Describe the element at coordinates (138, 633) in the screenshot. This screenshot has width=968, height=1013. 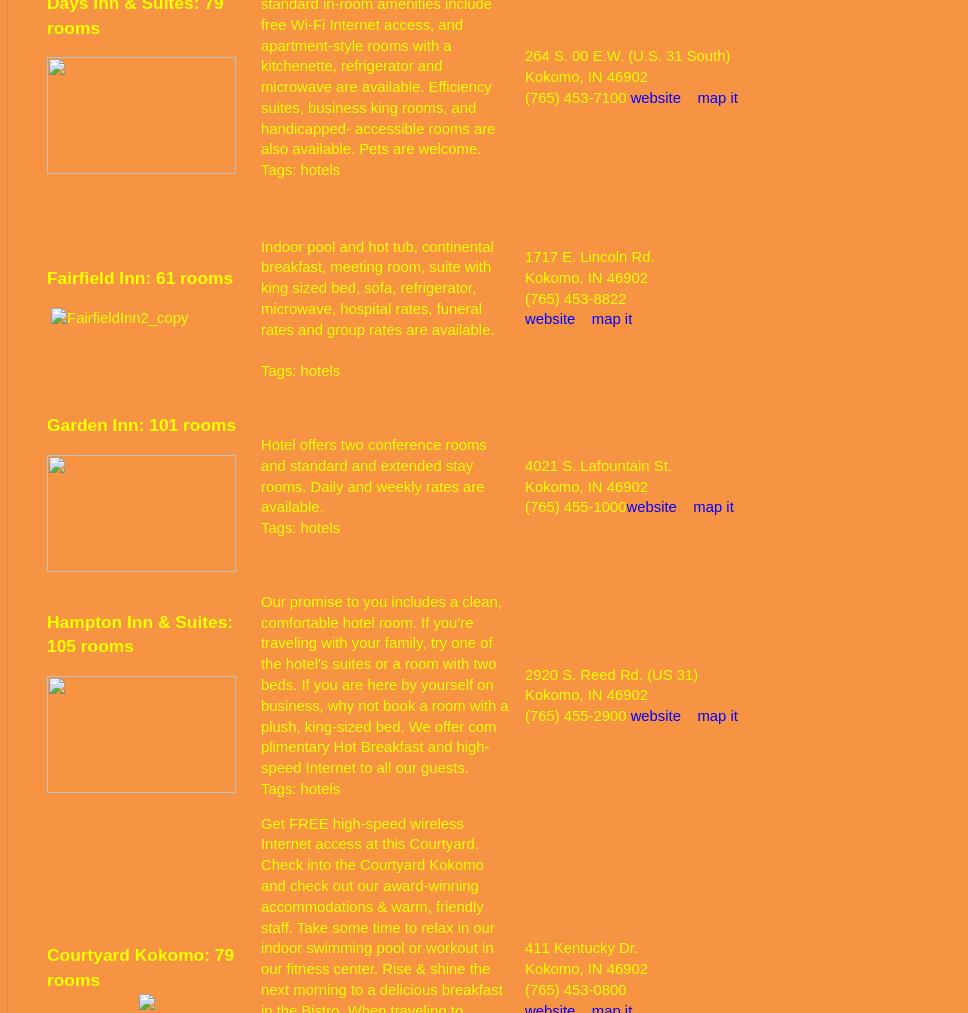
I see `'Hampton Inn & Suites: 105 rooms'` at that location.